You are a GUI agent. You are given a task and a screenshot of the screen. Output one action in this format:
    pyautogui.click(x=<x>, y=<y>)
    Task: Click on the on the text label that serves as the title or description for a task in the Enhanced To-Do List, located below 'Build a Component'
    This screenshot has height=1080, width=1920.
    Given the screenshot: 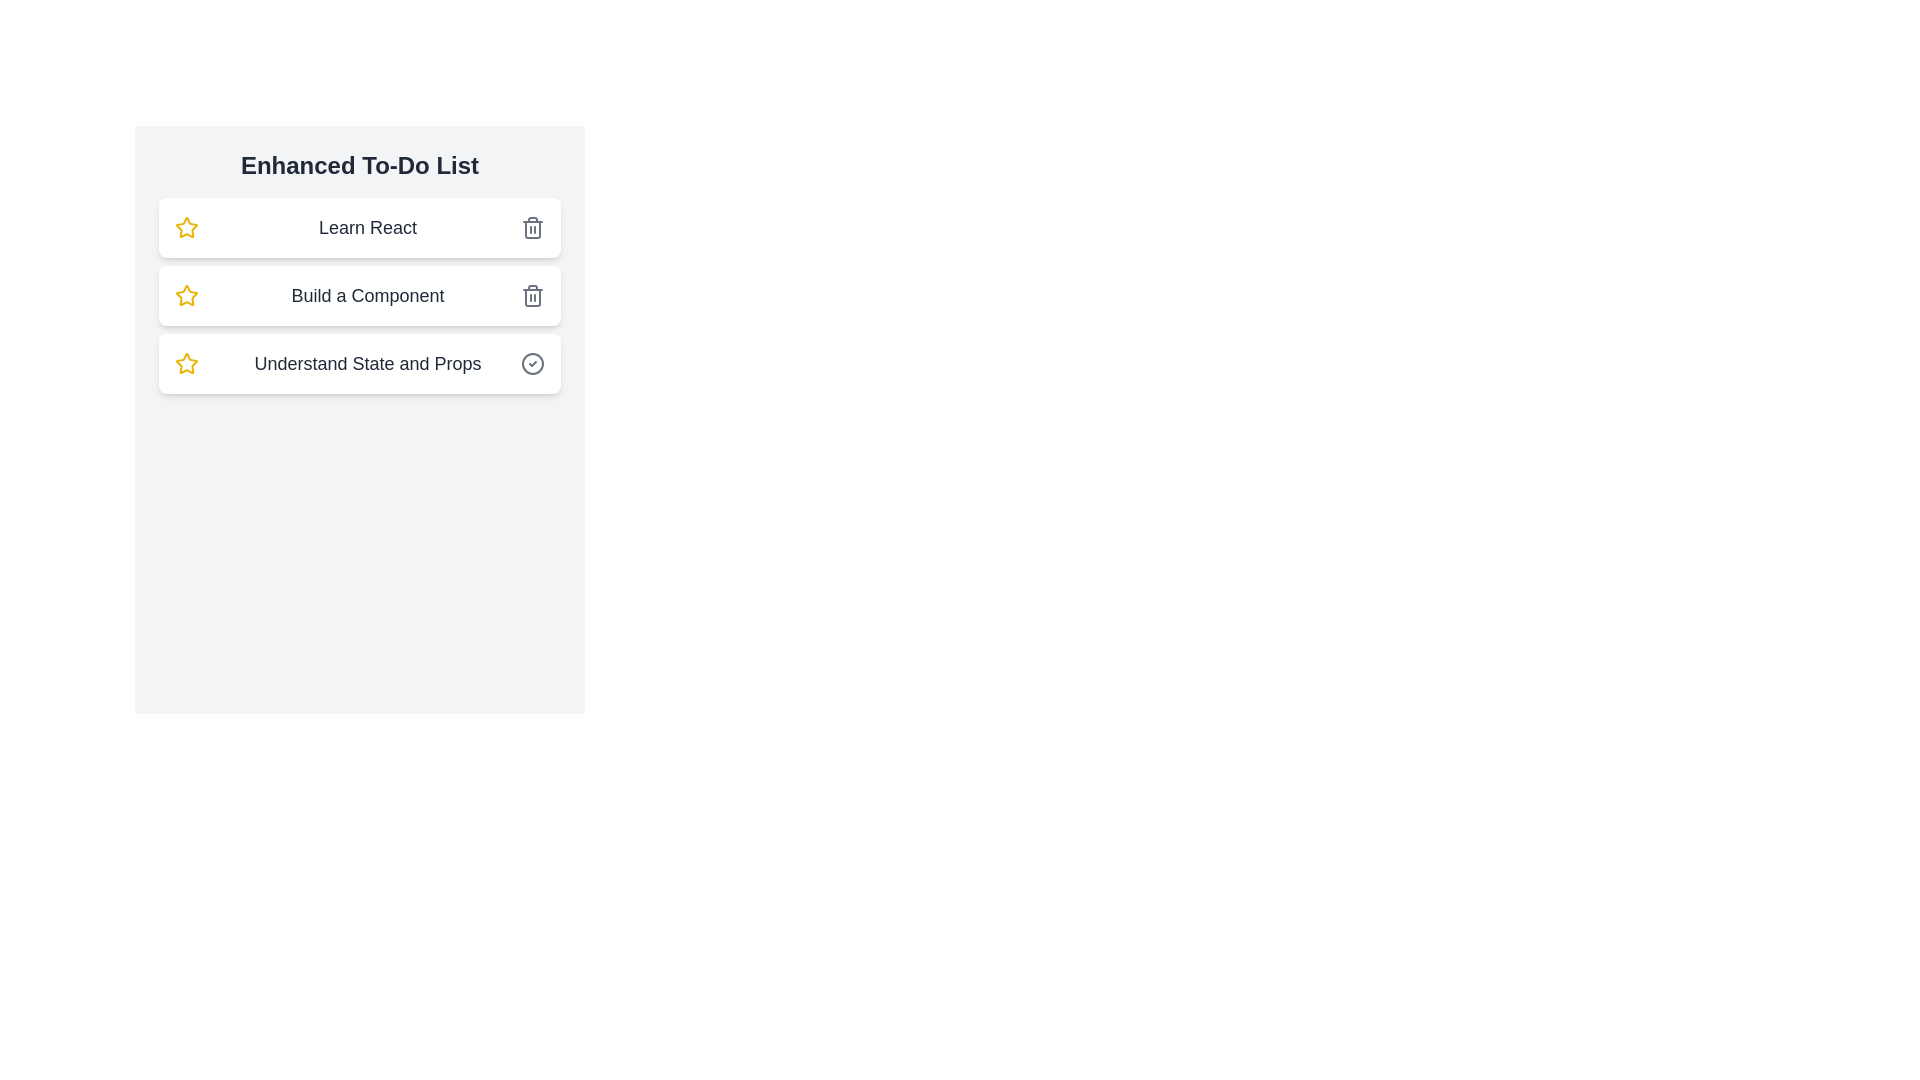 What is the action you would take?
    pyautogui.click(x=368, y=363)
    